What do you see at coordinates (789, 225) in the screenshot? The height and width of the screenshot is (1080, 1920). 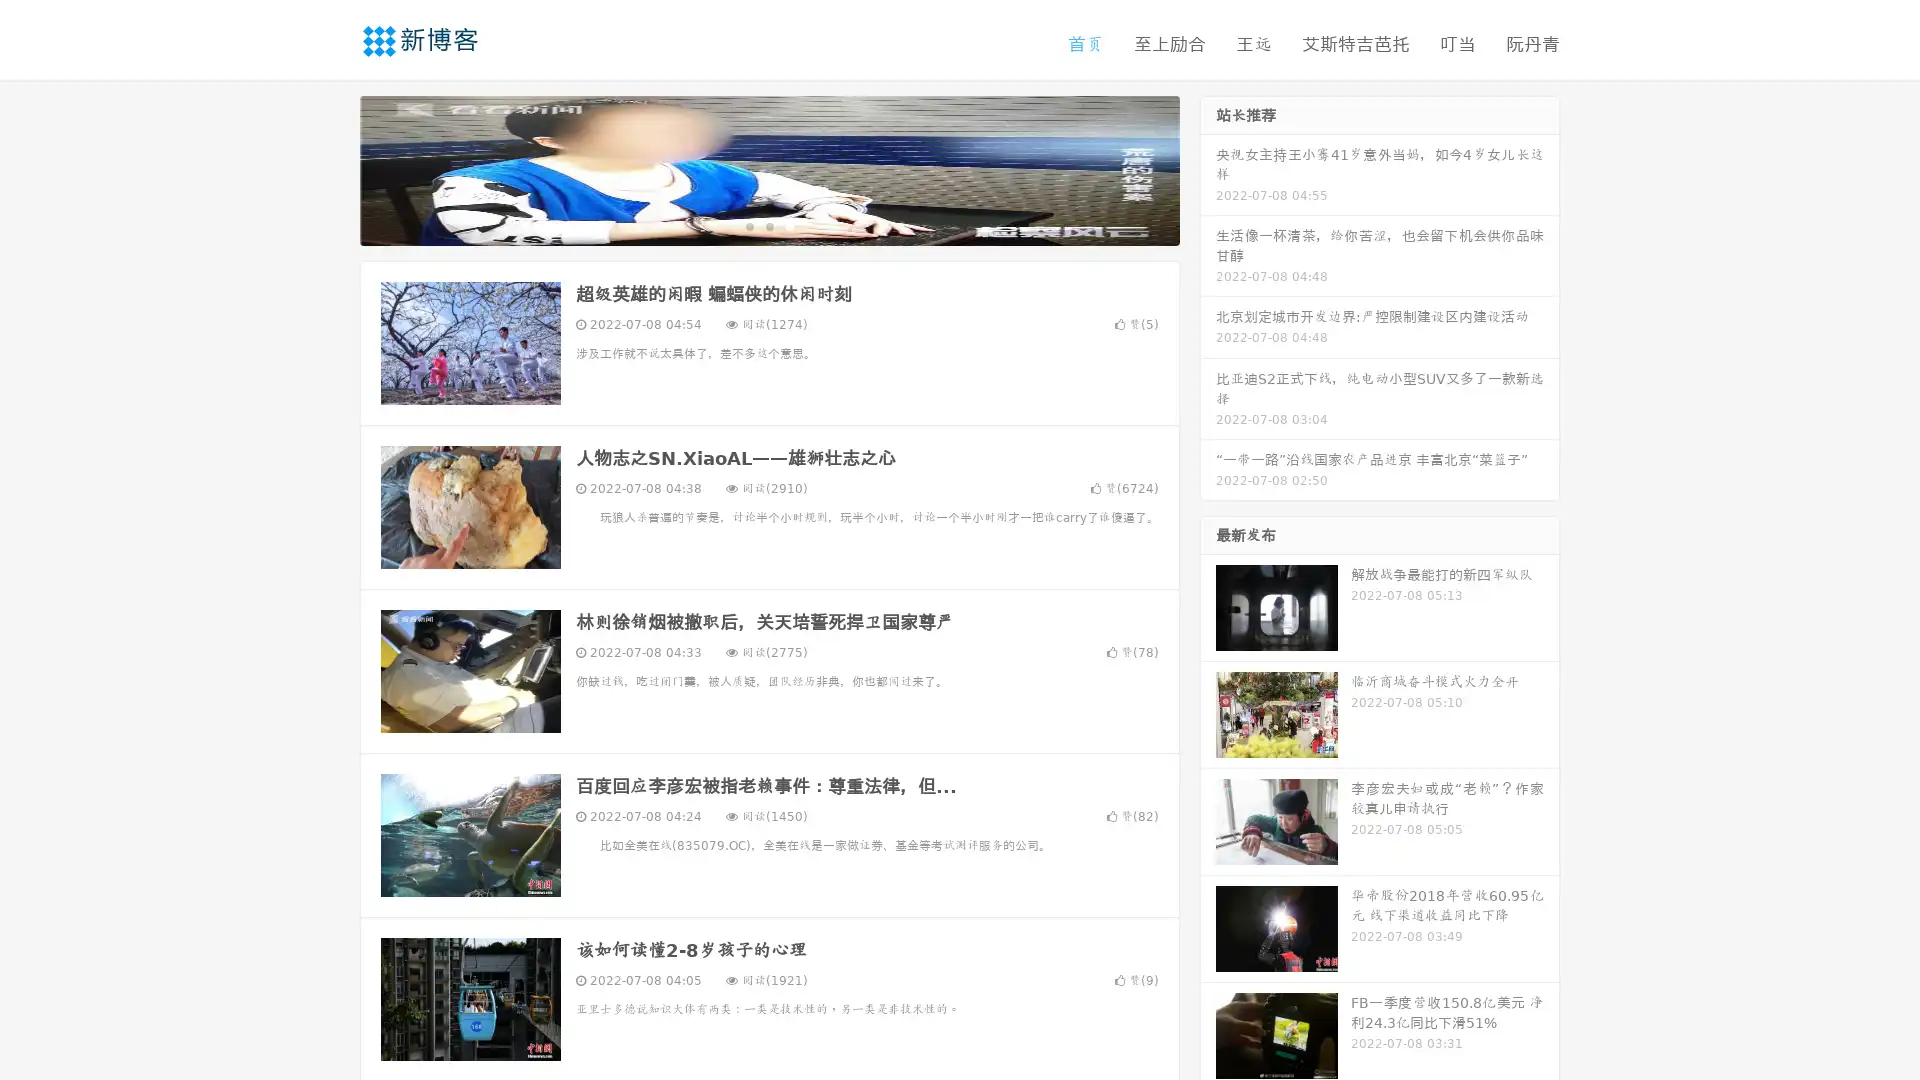 I see `Go to slide 3` at bounding box center [789, 225].